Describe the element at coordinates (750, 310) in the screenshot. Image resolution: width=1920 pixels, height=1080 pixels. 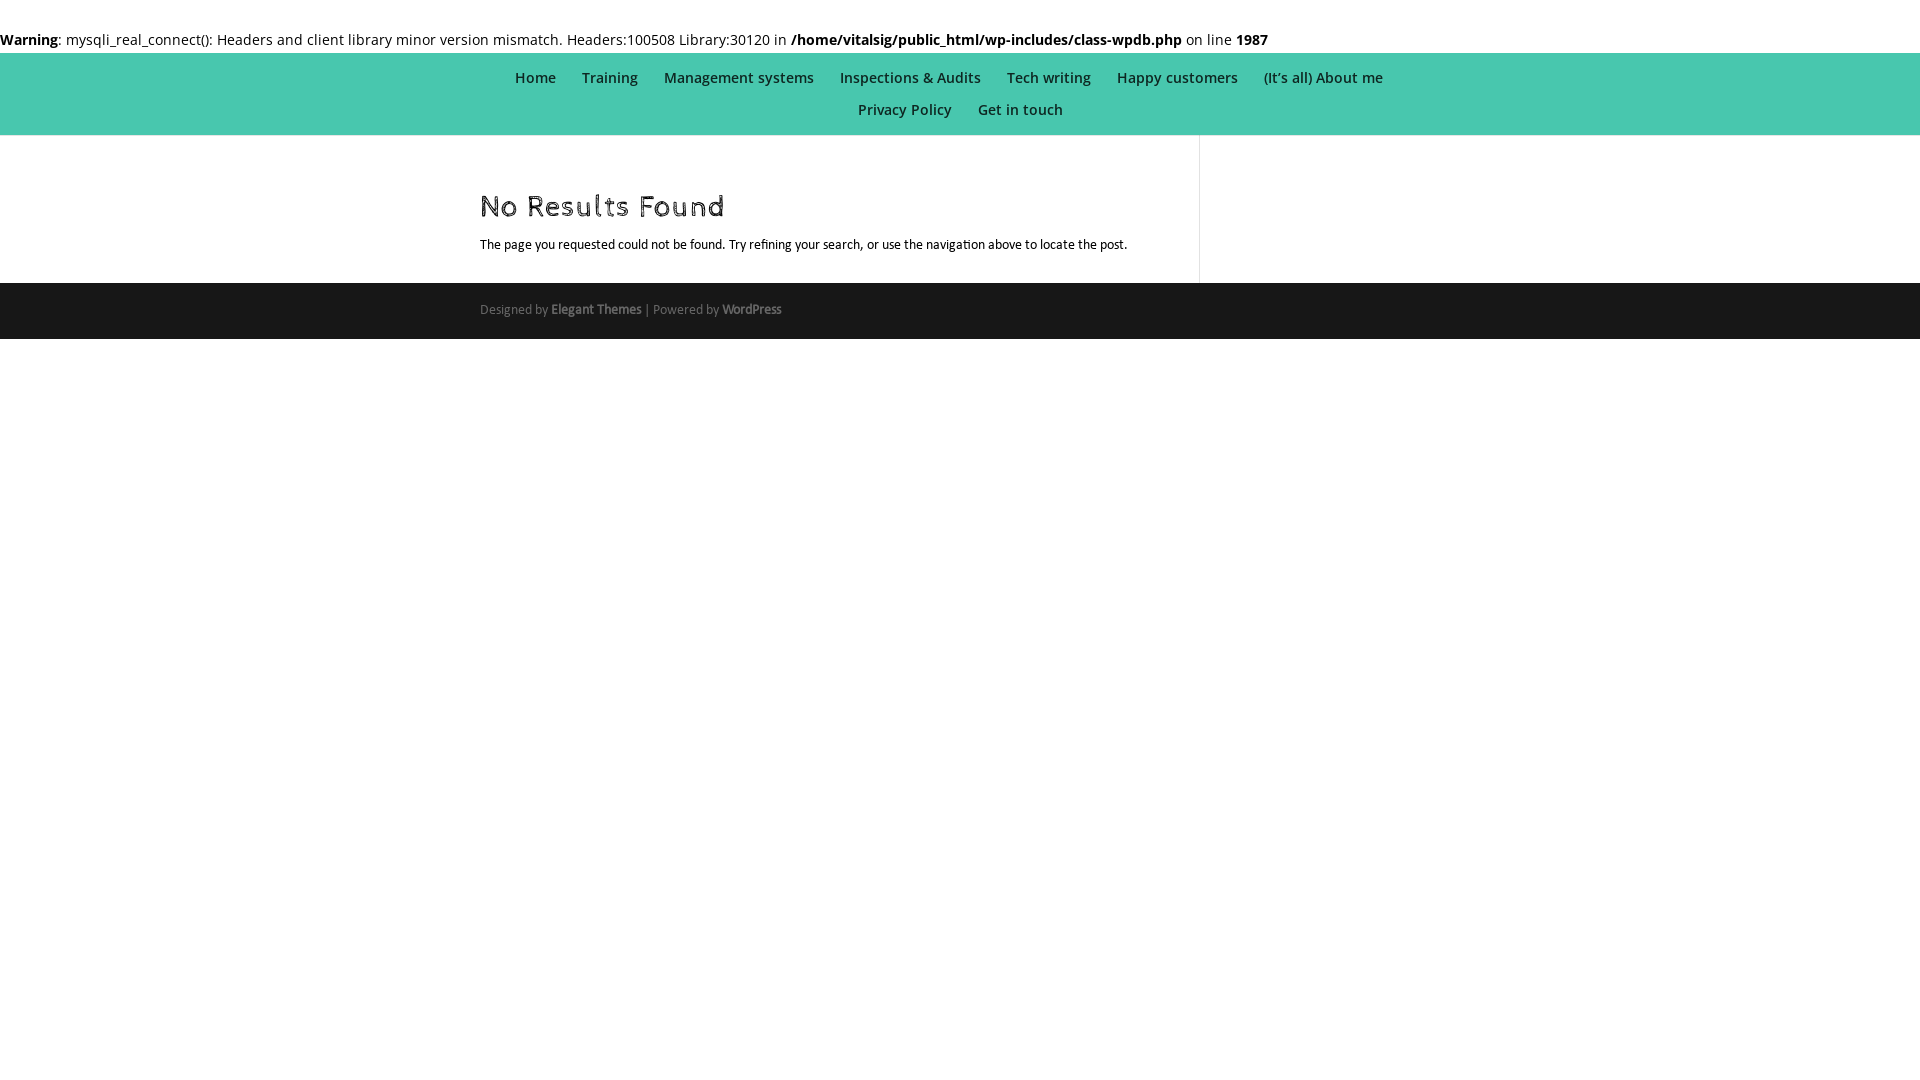
I see `'WordPress'` at that location.